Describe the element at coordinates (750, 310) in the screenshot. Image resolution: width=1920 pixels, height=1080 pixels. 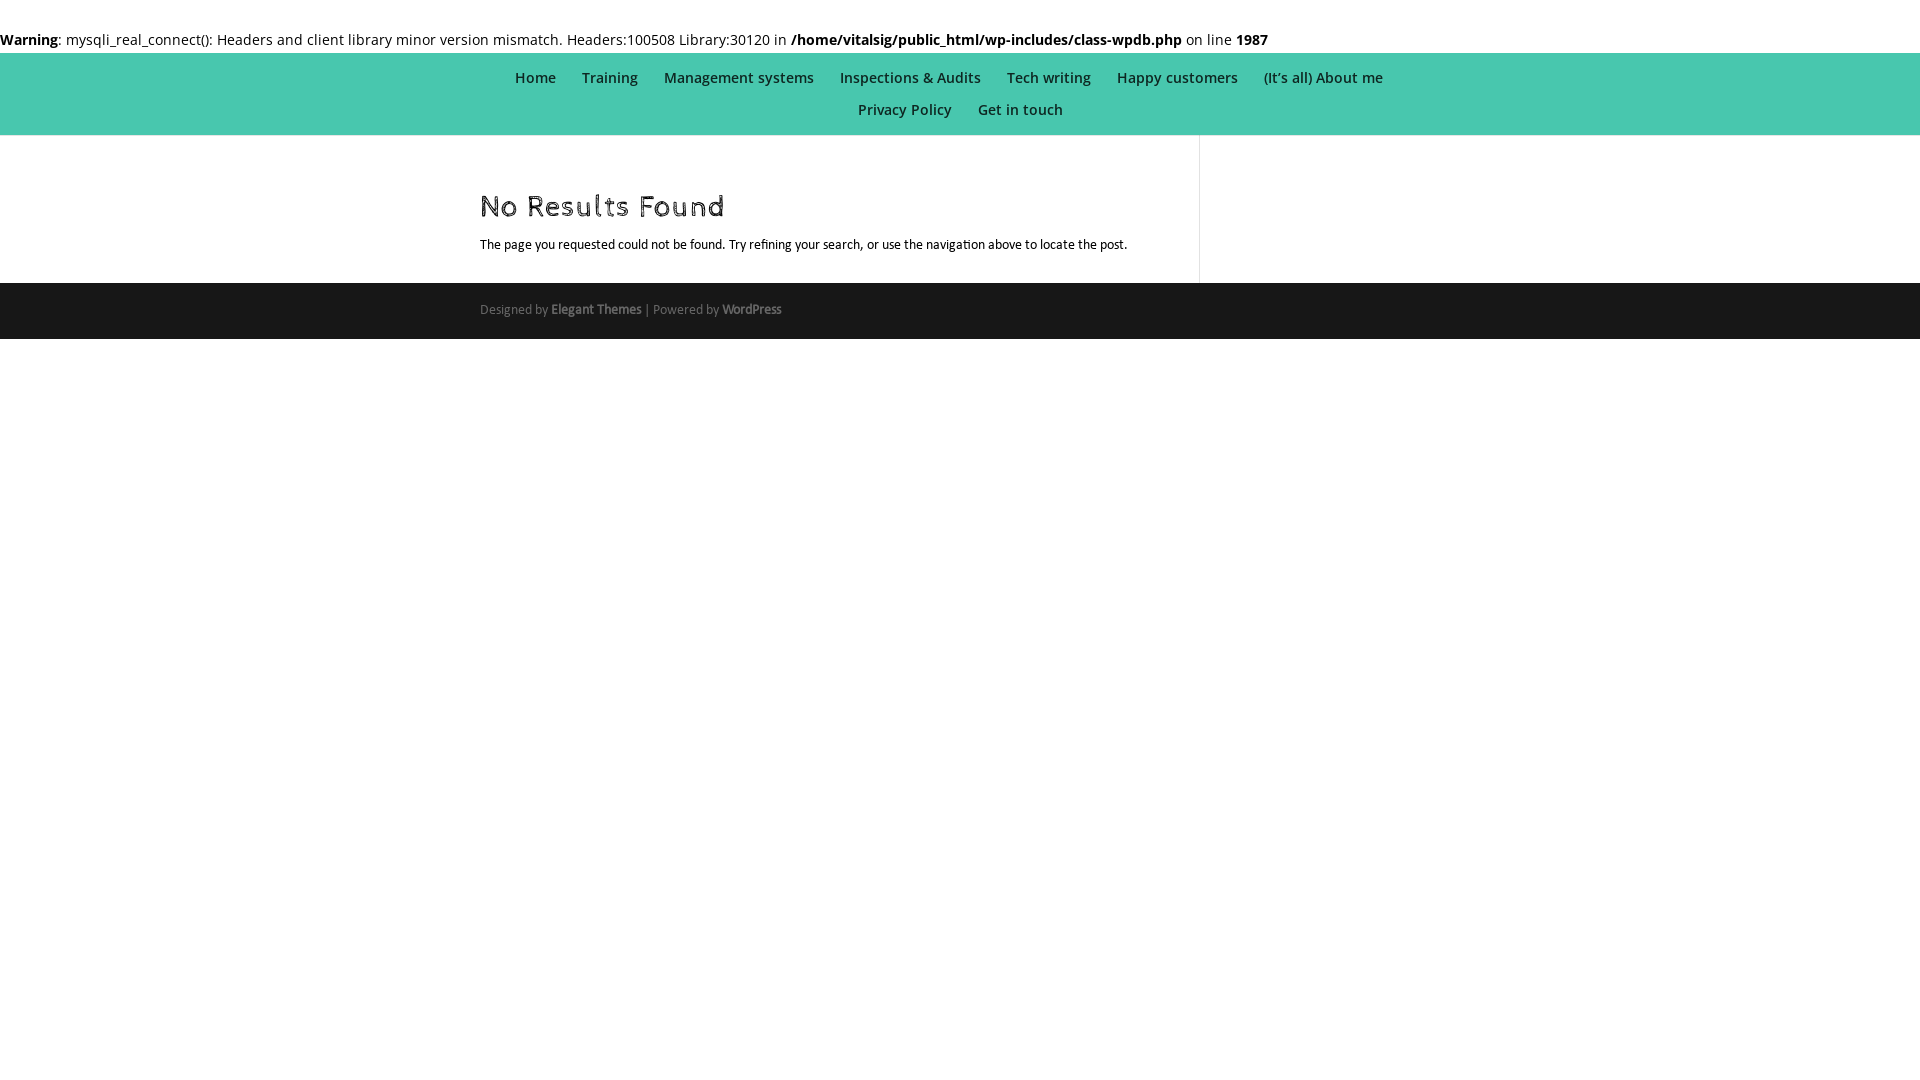
I see `'WordPress'` at that location.